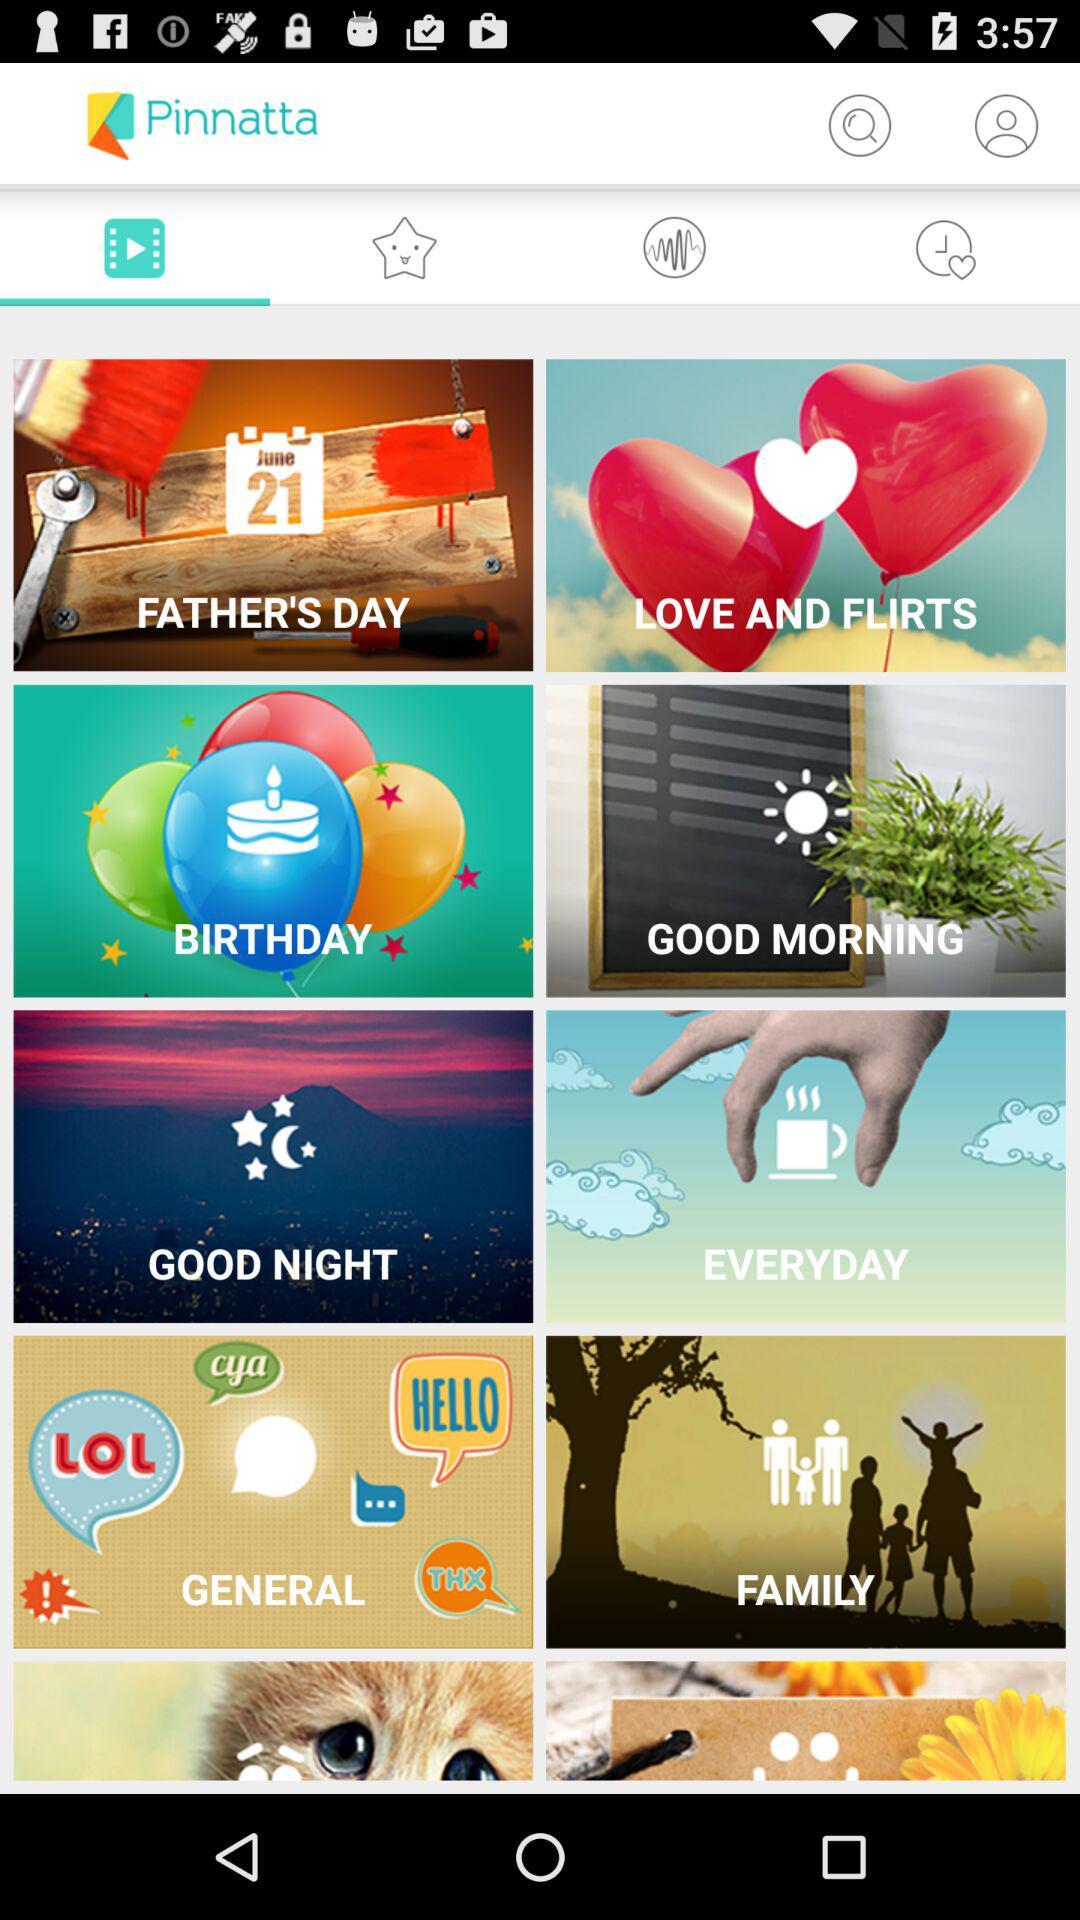 The width and height of the screenshot is (1080, 1920). What do you see at coordinates (805, 841) in the screenshot?
I see `fourth image from top` at bounding box center [805, 841].